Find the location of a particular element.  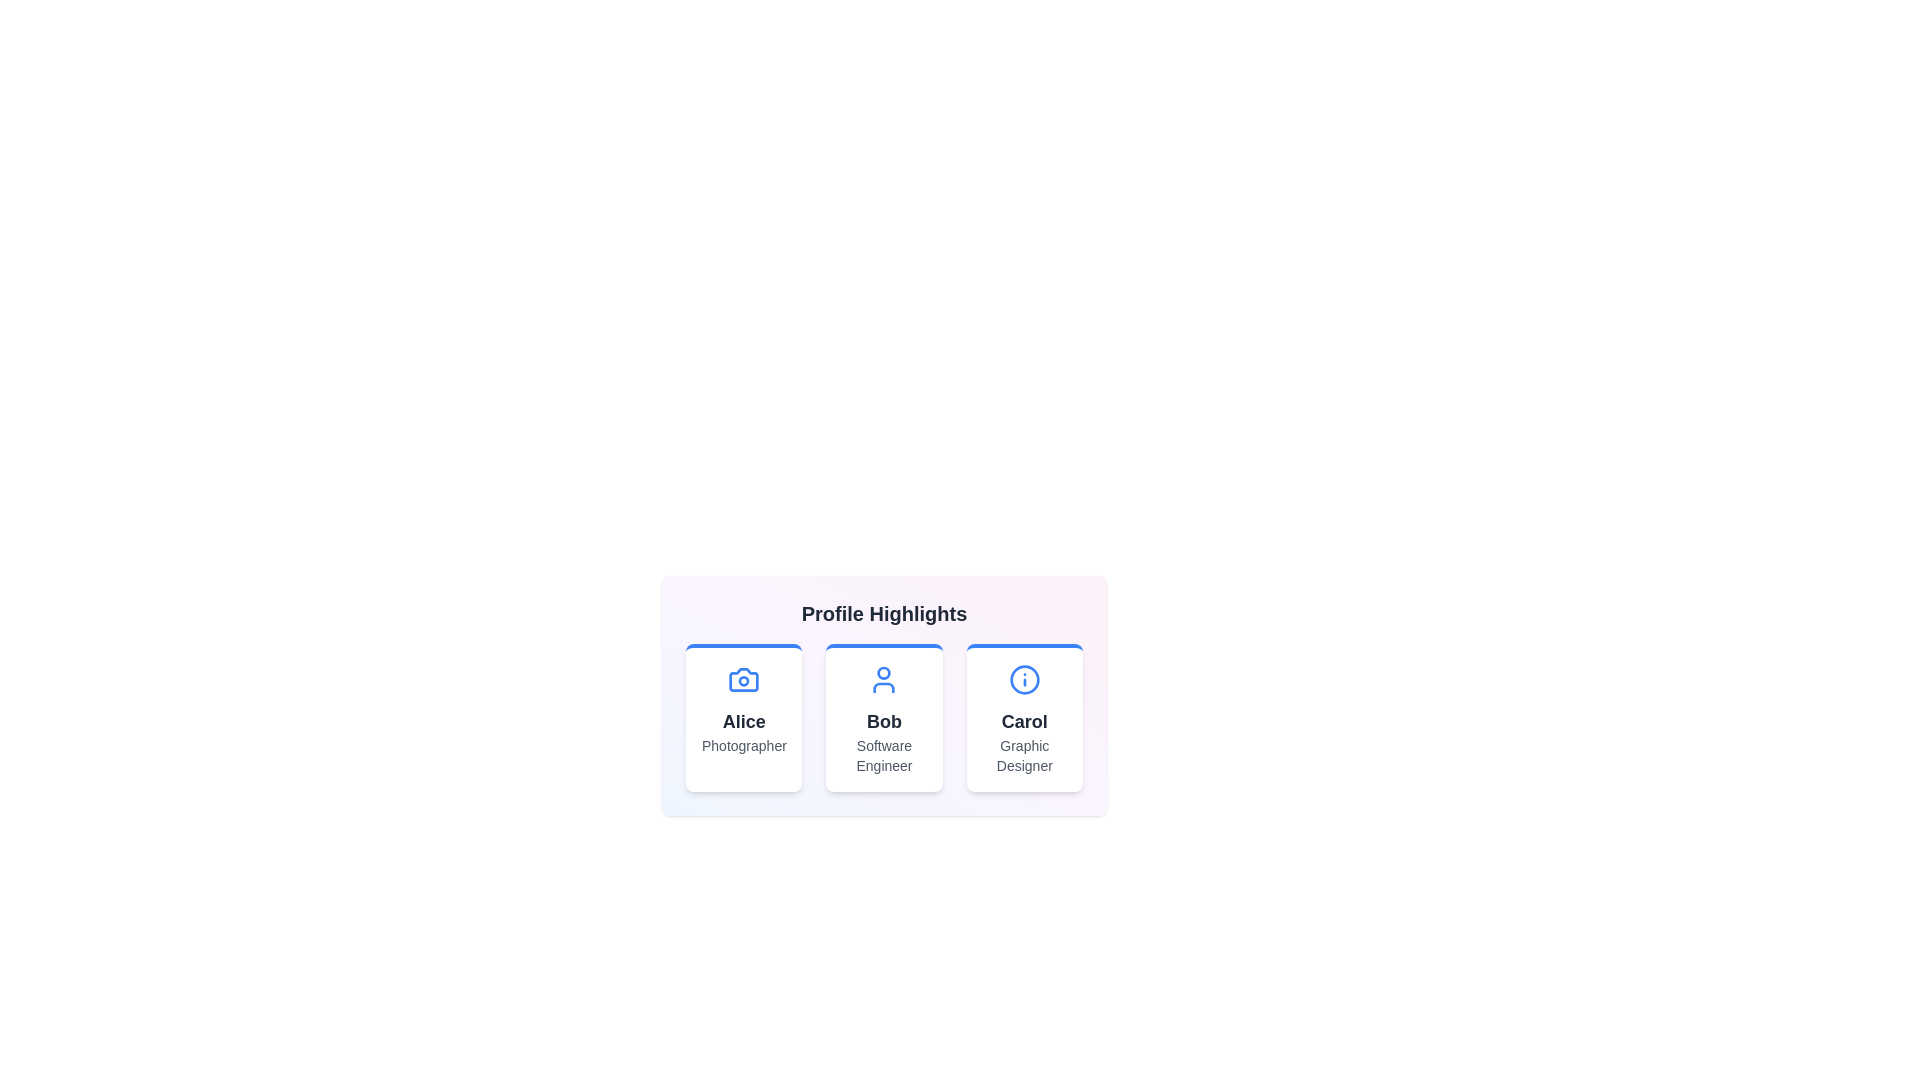

the profile card for Bob is located at coordinates (883, 716).